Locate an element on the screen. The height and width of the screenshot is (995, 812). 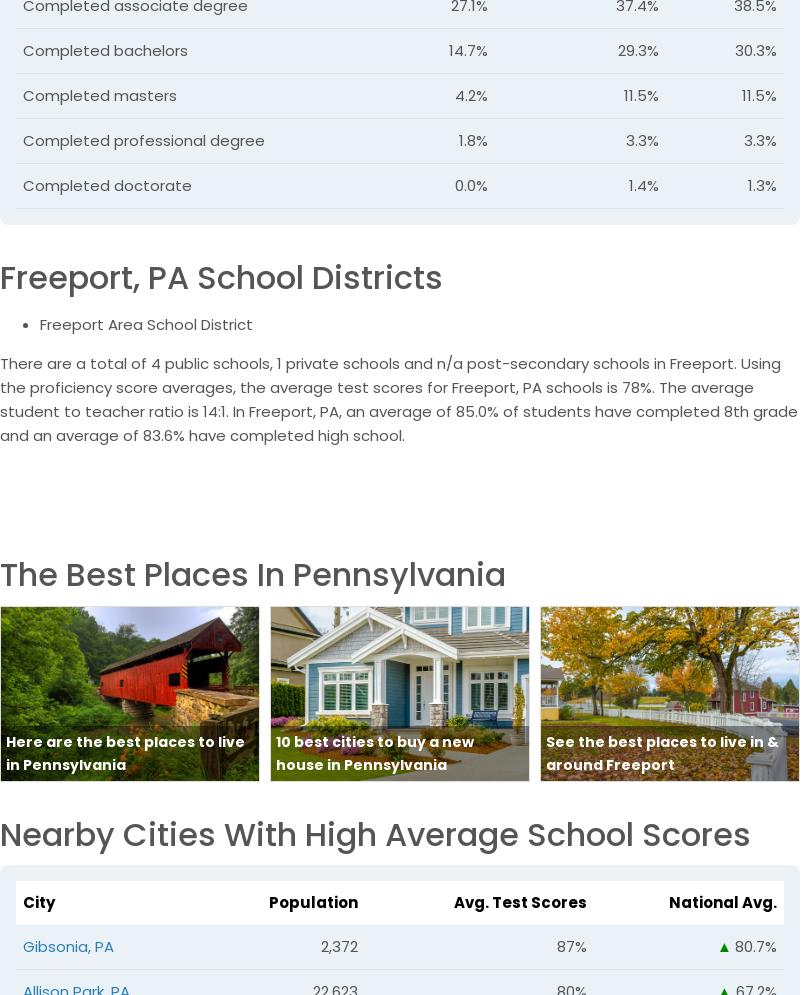
'Completed masters' is located at coordinates (100, 94).